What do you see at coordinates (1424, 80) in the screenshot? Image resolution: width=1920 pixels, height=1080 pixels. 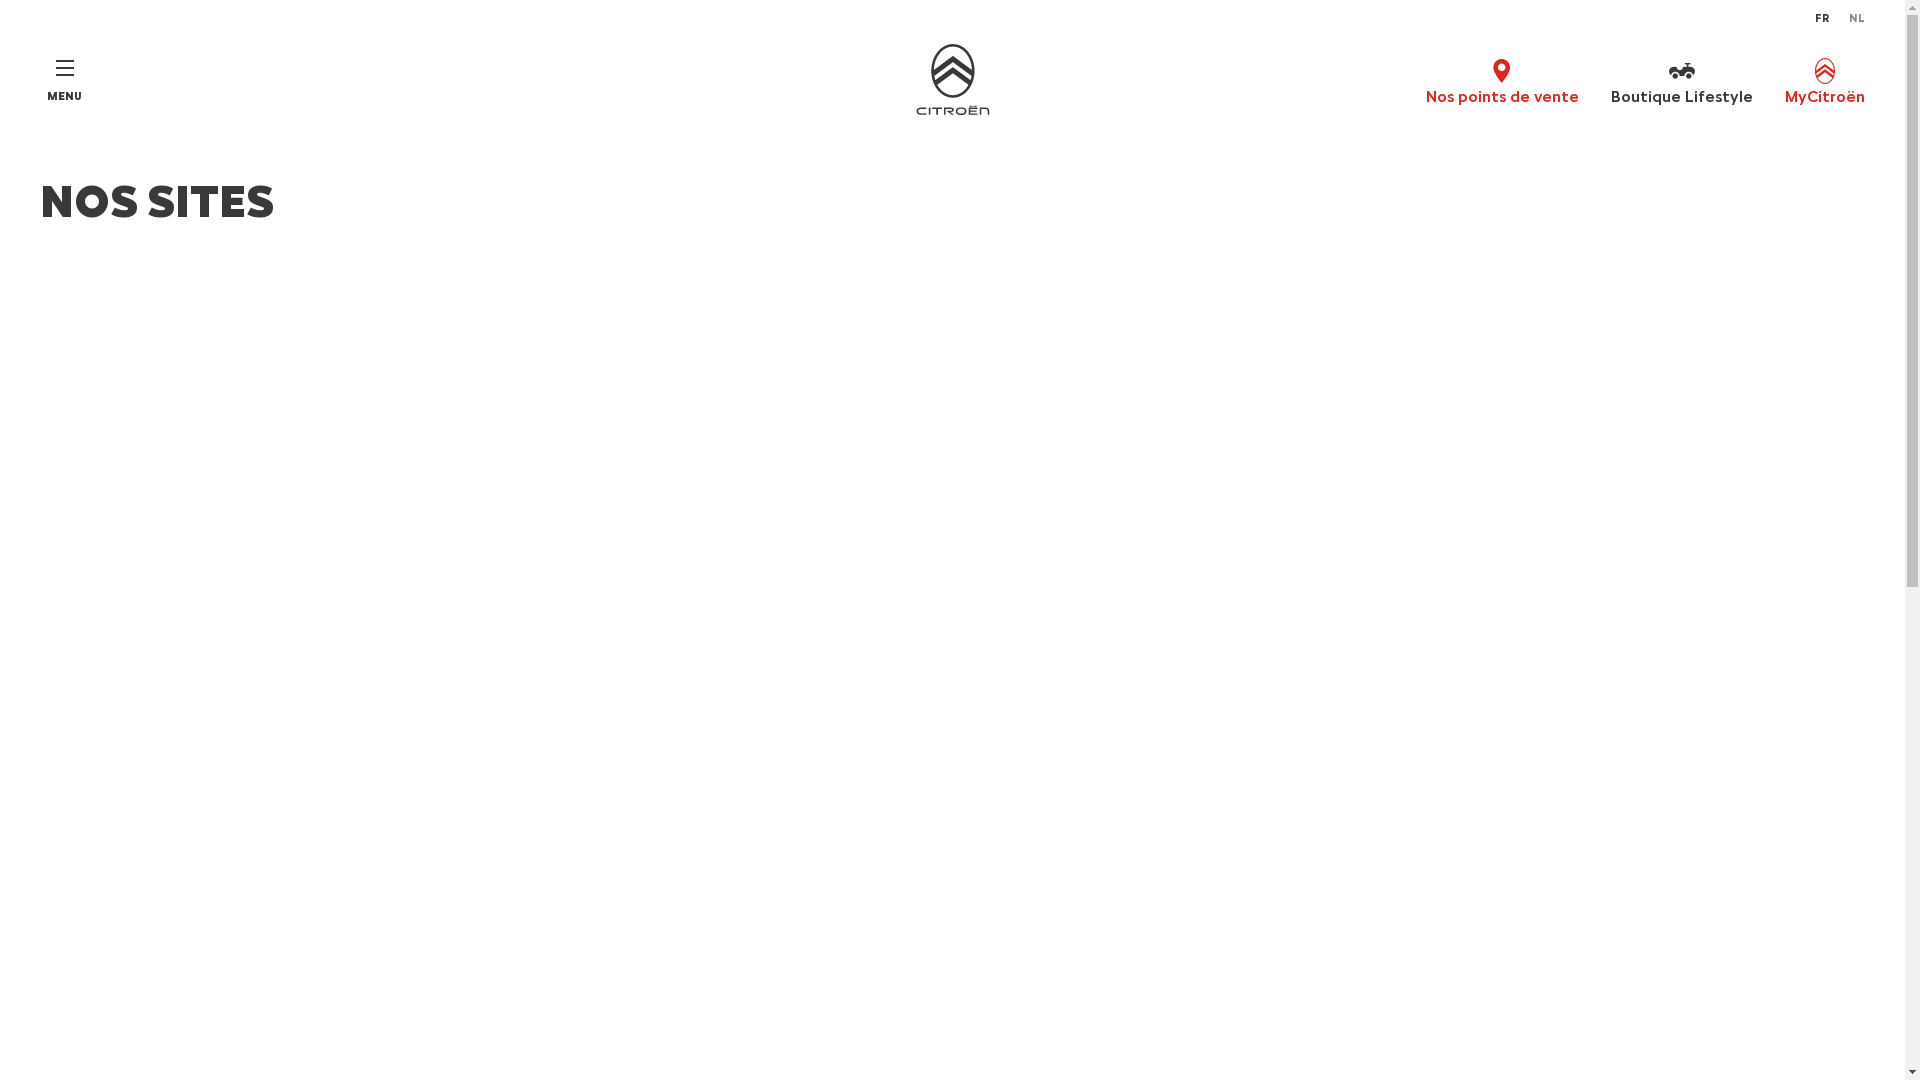 I see `'Nos points de vente'` at bounding box center [1424, 80].